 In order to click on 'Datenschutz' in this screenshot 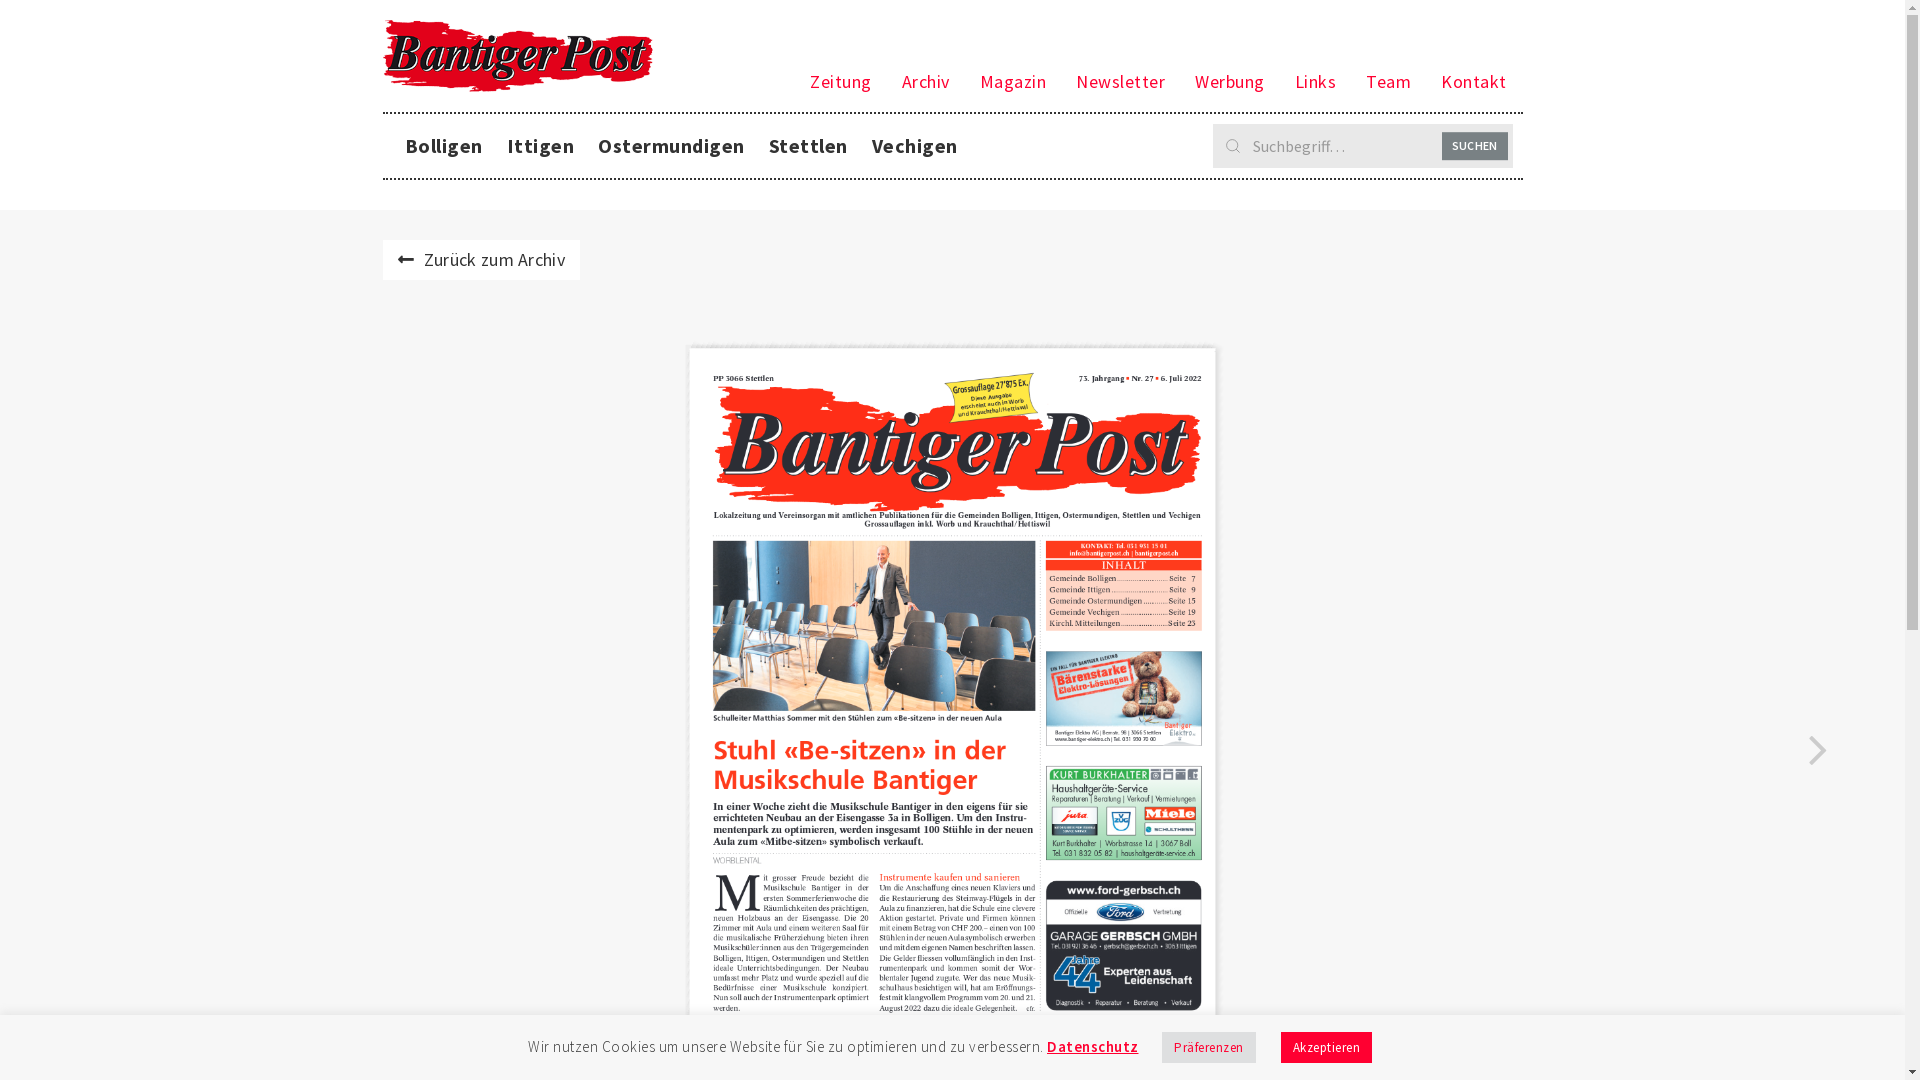, I will do `click(1092, 1045)`.